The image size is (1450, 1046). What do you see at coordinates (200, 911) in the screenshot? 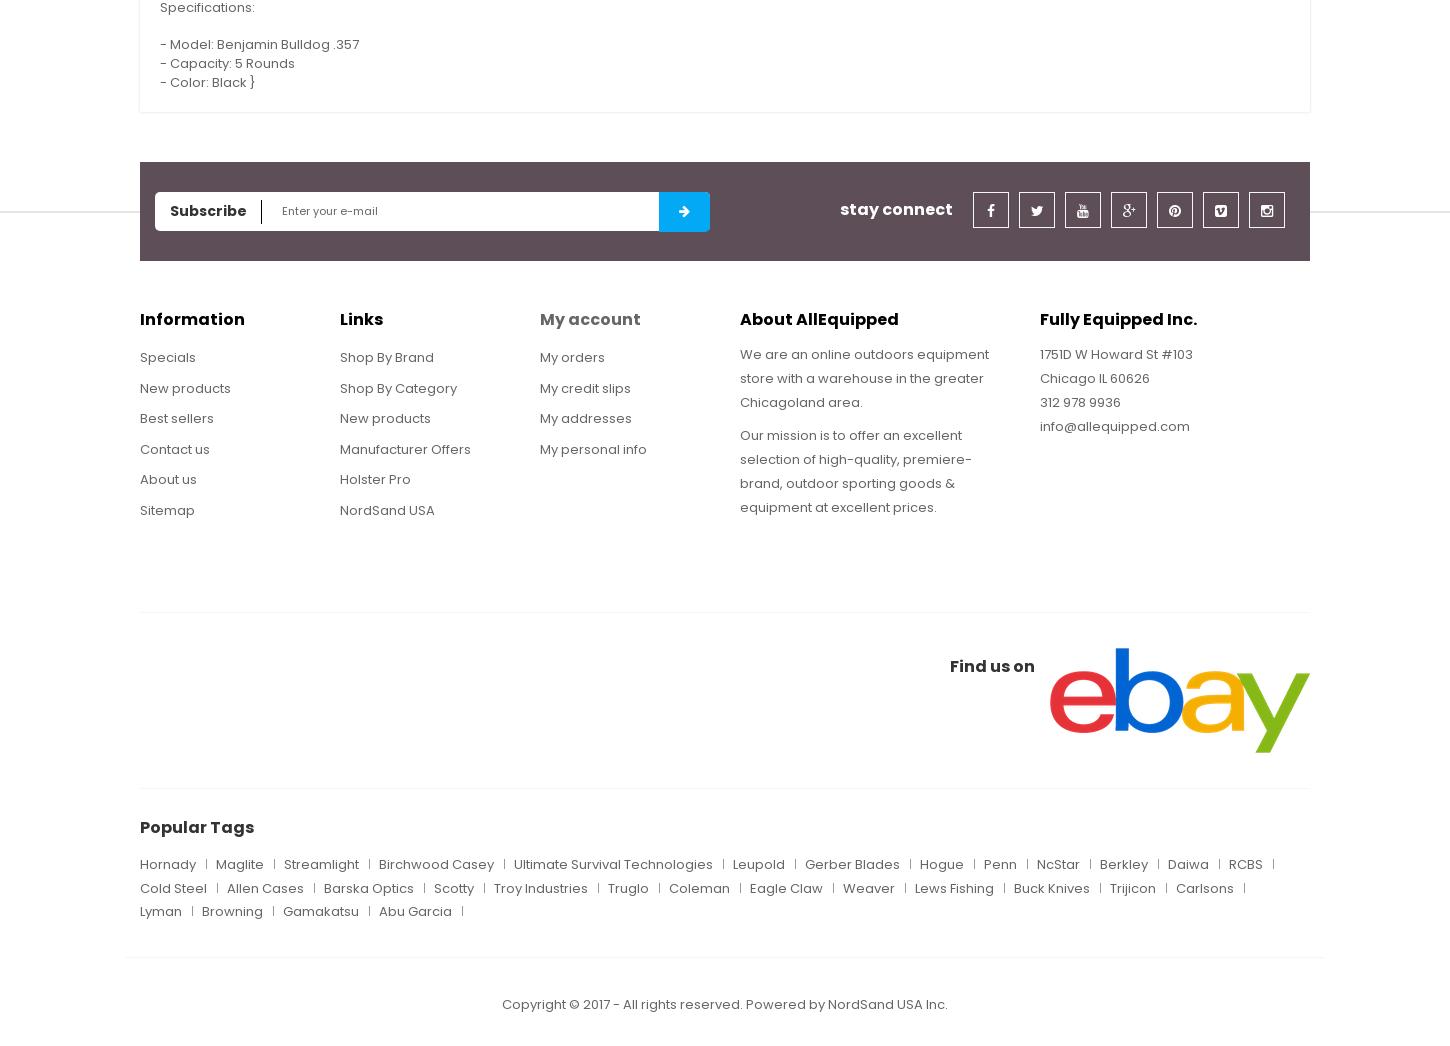
I see `'Browning'` at bounding box center [200, 911].